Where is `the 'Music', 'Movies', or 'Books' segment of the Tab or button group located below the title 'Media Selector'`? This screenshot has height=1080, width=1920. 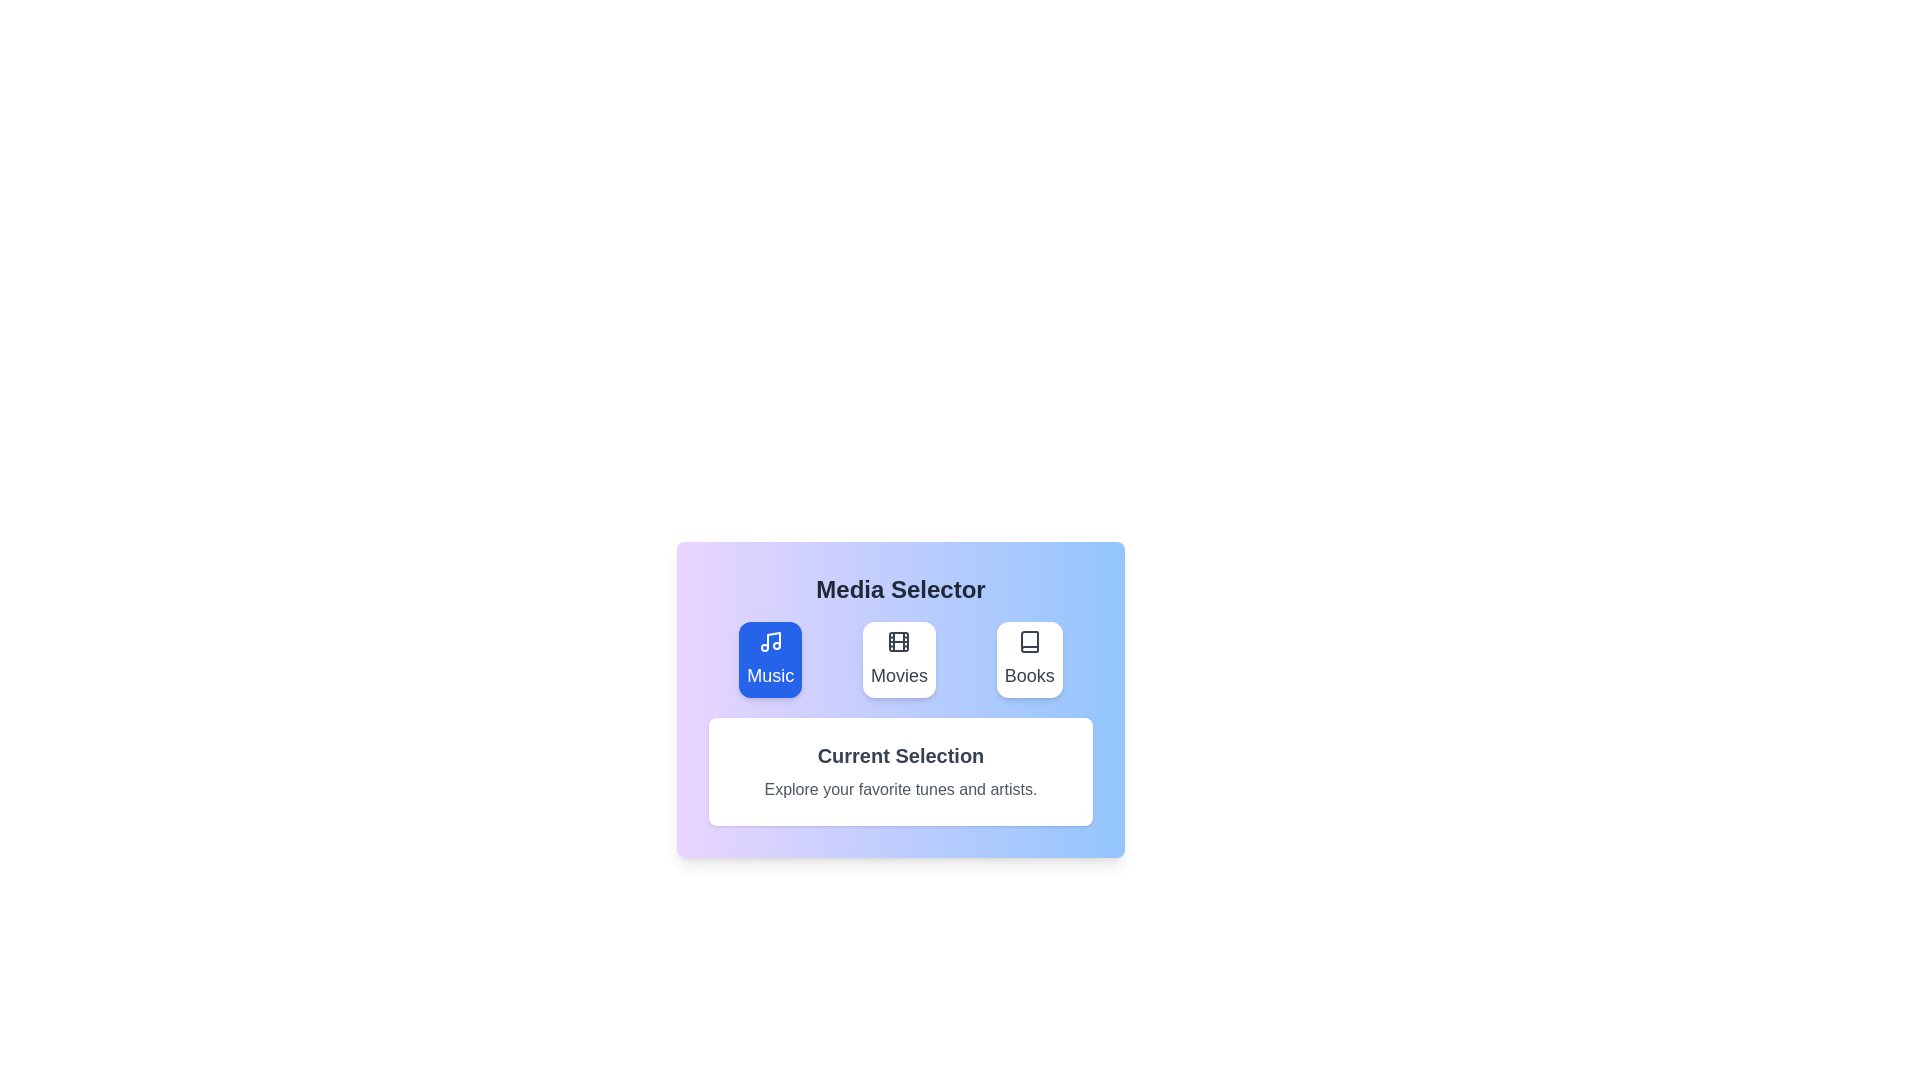
the 'Music', 'Movies', or 'Books' segment of the Tab or button group located below the title 'Media Selector' is located at coordinates (900, 659).